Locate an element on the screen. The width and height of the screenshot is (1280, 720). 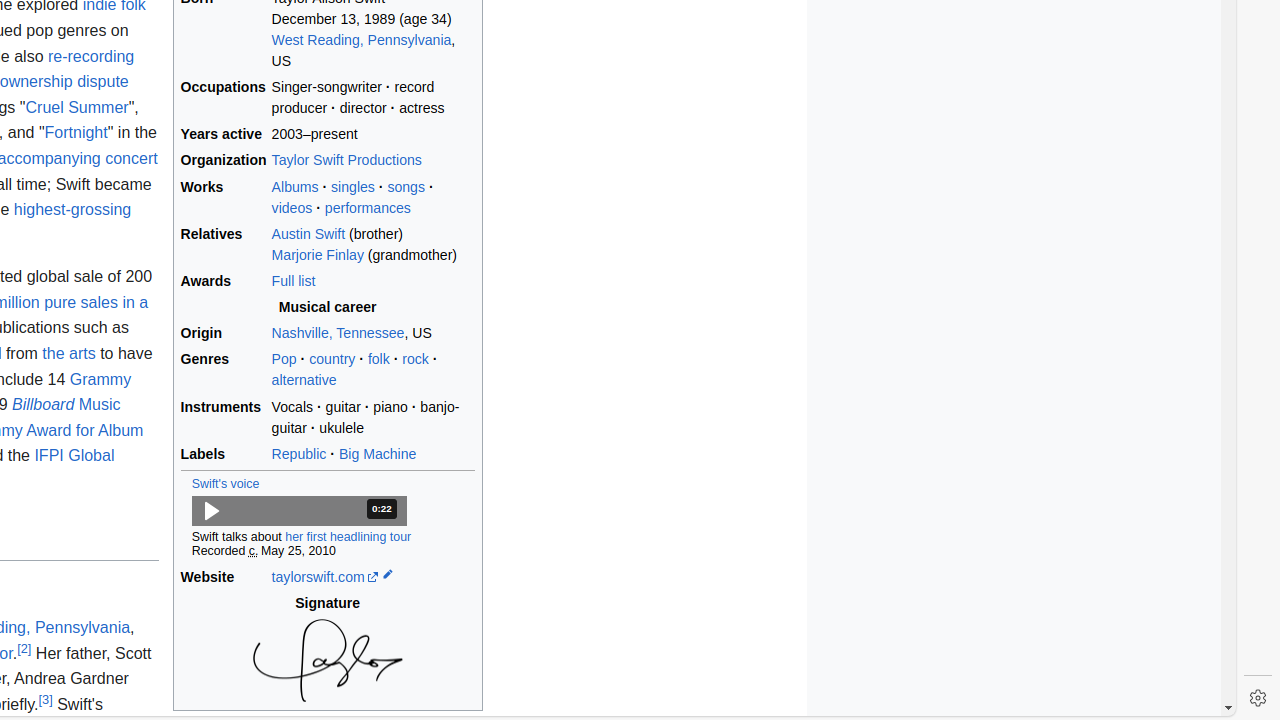
'songs' is located at coordinates (405, 186).